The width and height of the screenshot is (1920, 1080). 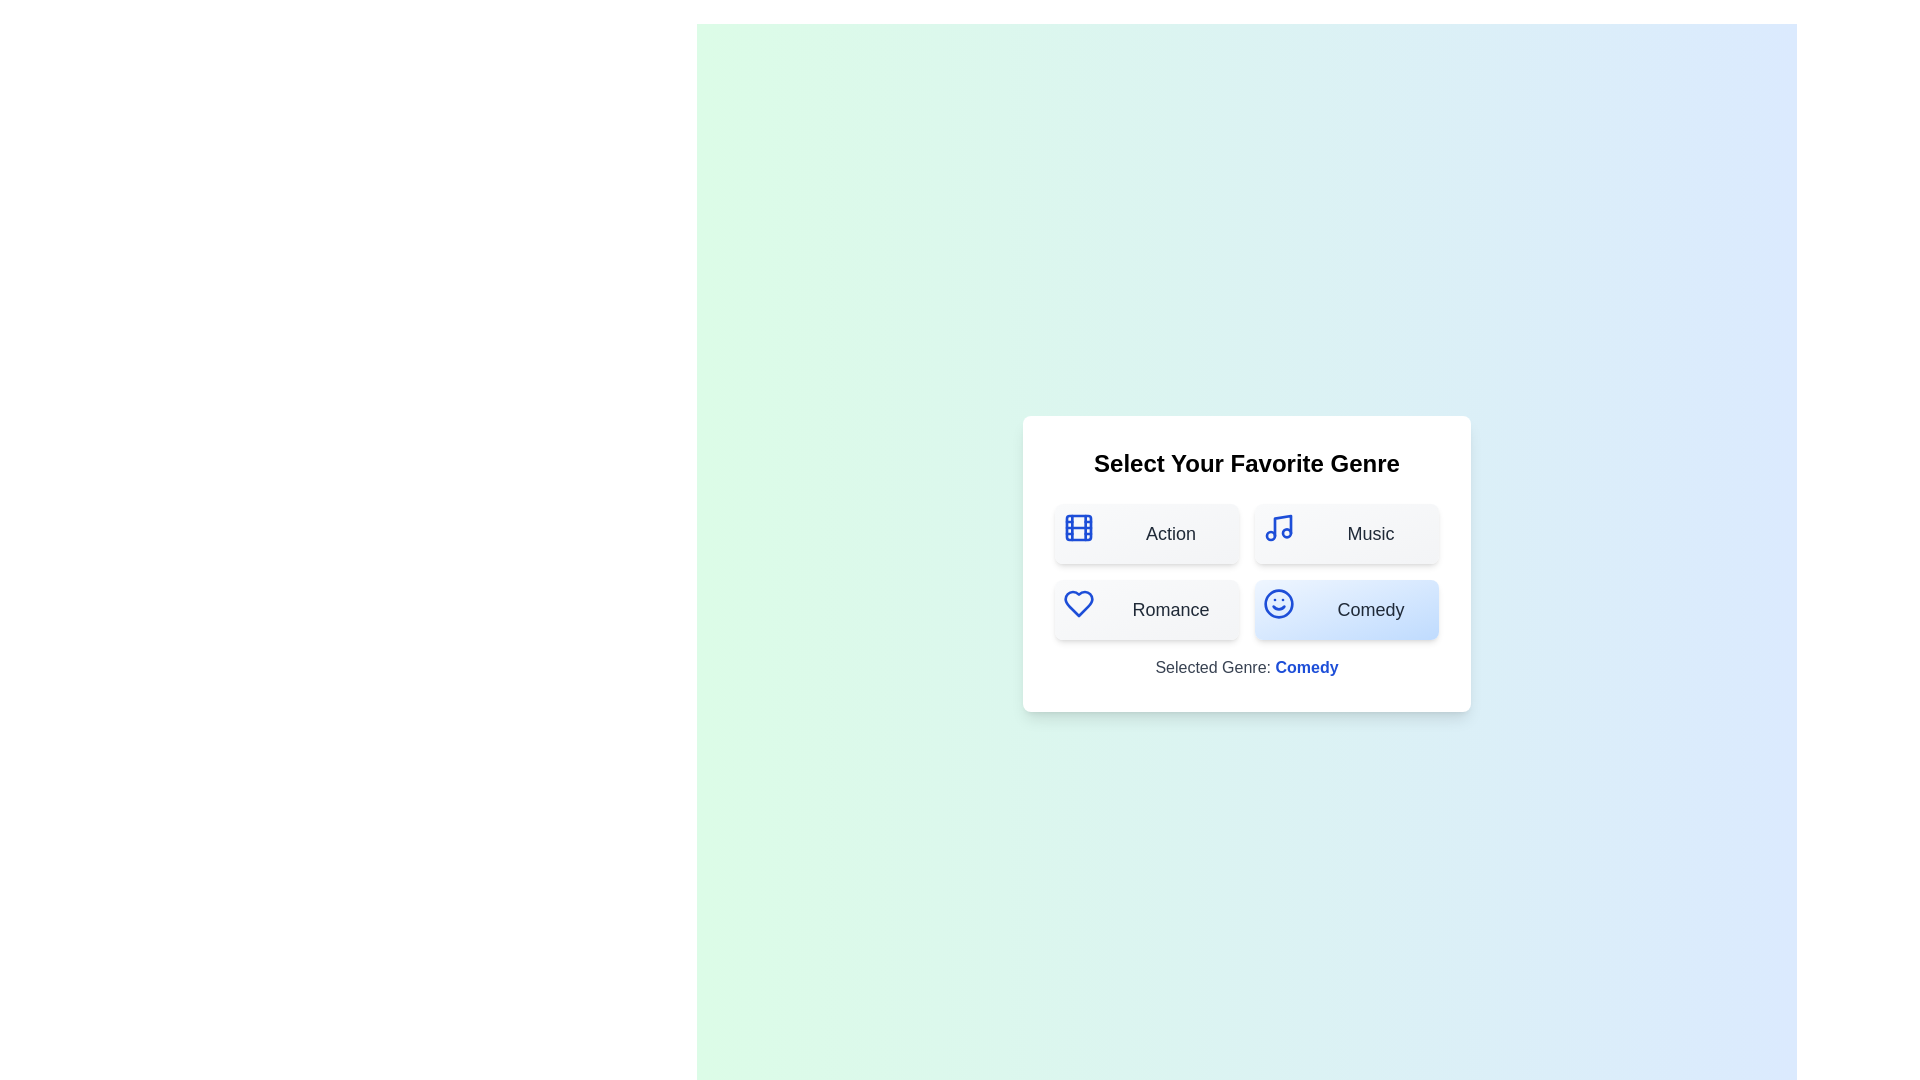 What do you see at coordinates (1306, 667) in the screenshot?
I see `text 'Comedy' from the line 'Selected Genre: Comedy' displayed in bold blue beneath the genre selection panel` at bounding box center [1306, 667].